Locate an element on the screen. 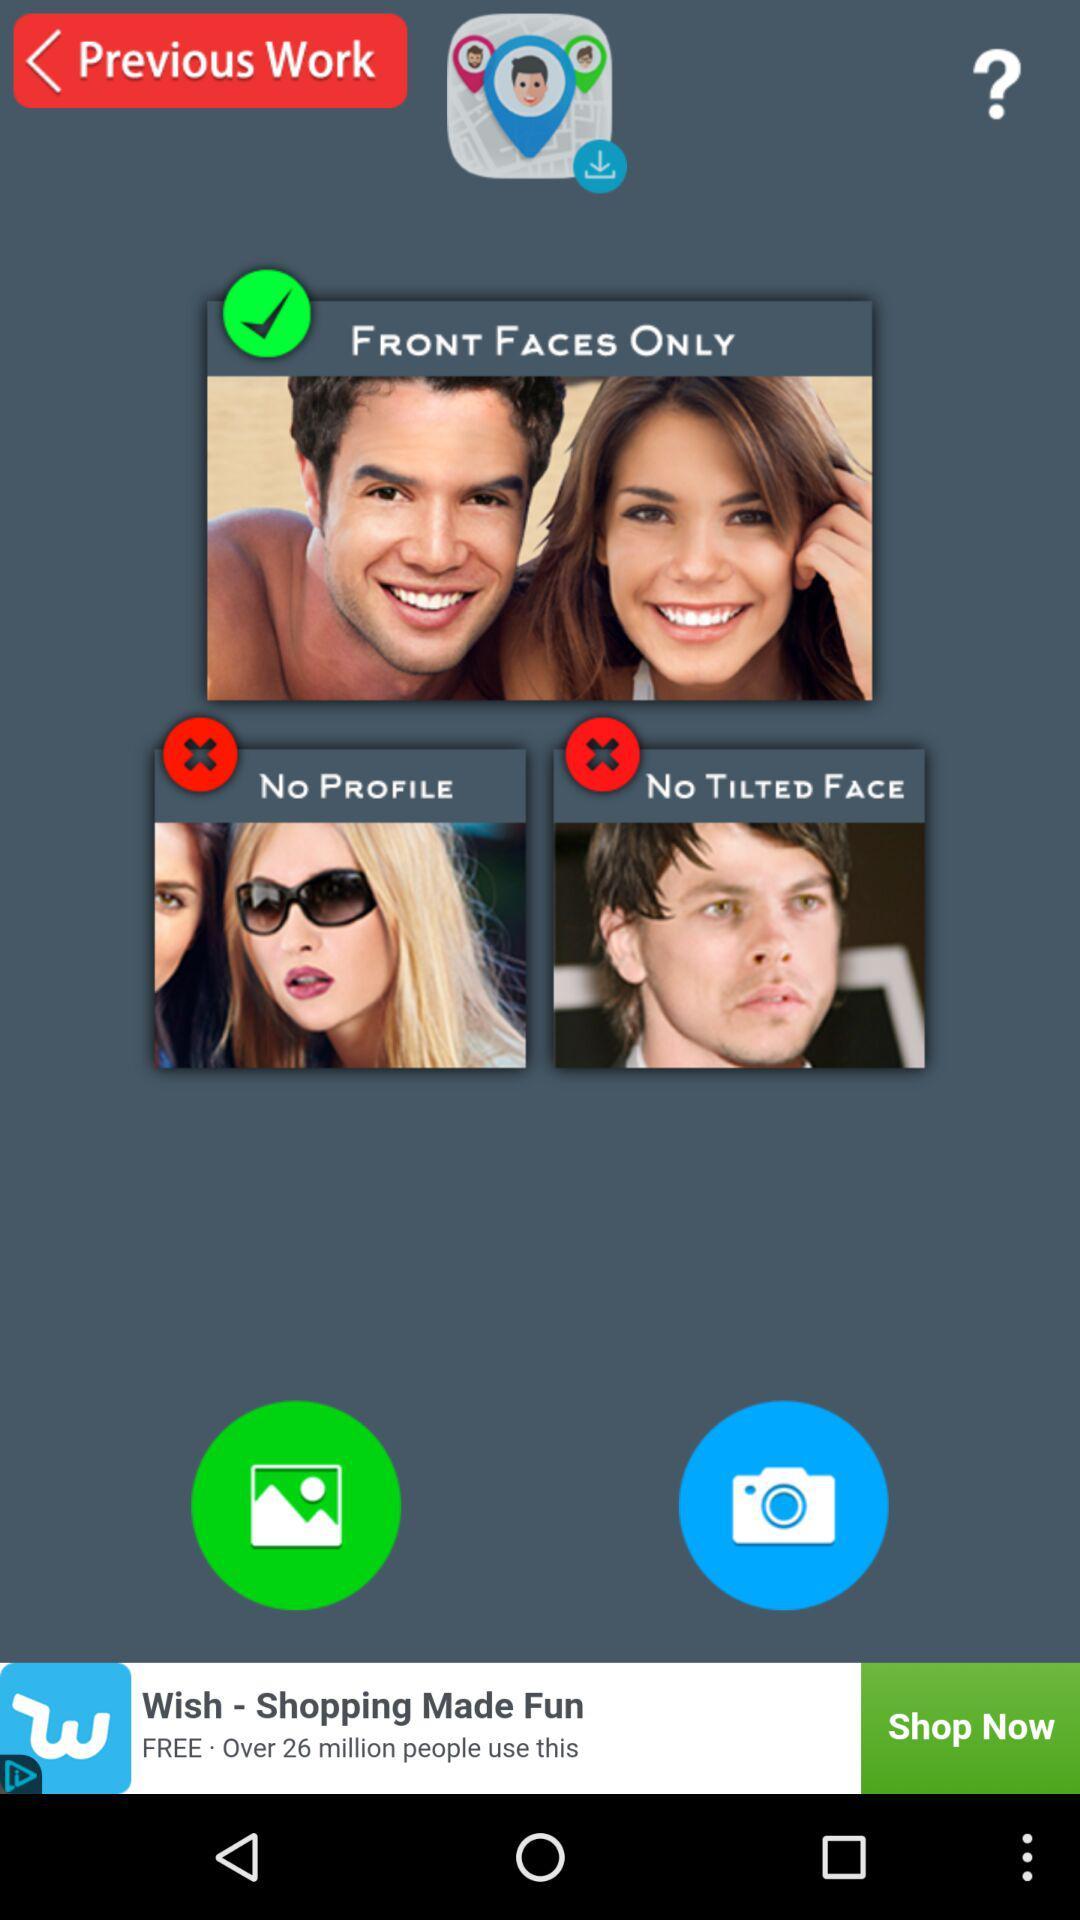 The width and height of the screenshot is (1080, 1920). the wallpaper icon is located at coordinates (296, 1610).